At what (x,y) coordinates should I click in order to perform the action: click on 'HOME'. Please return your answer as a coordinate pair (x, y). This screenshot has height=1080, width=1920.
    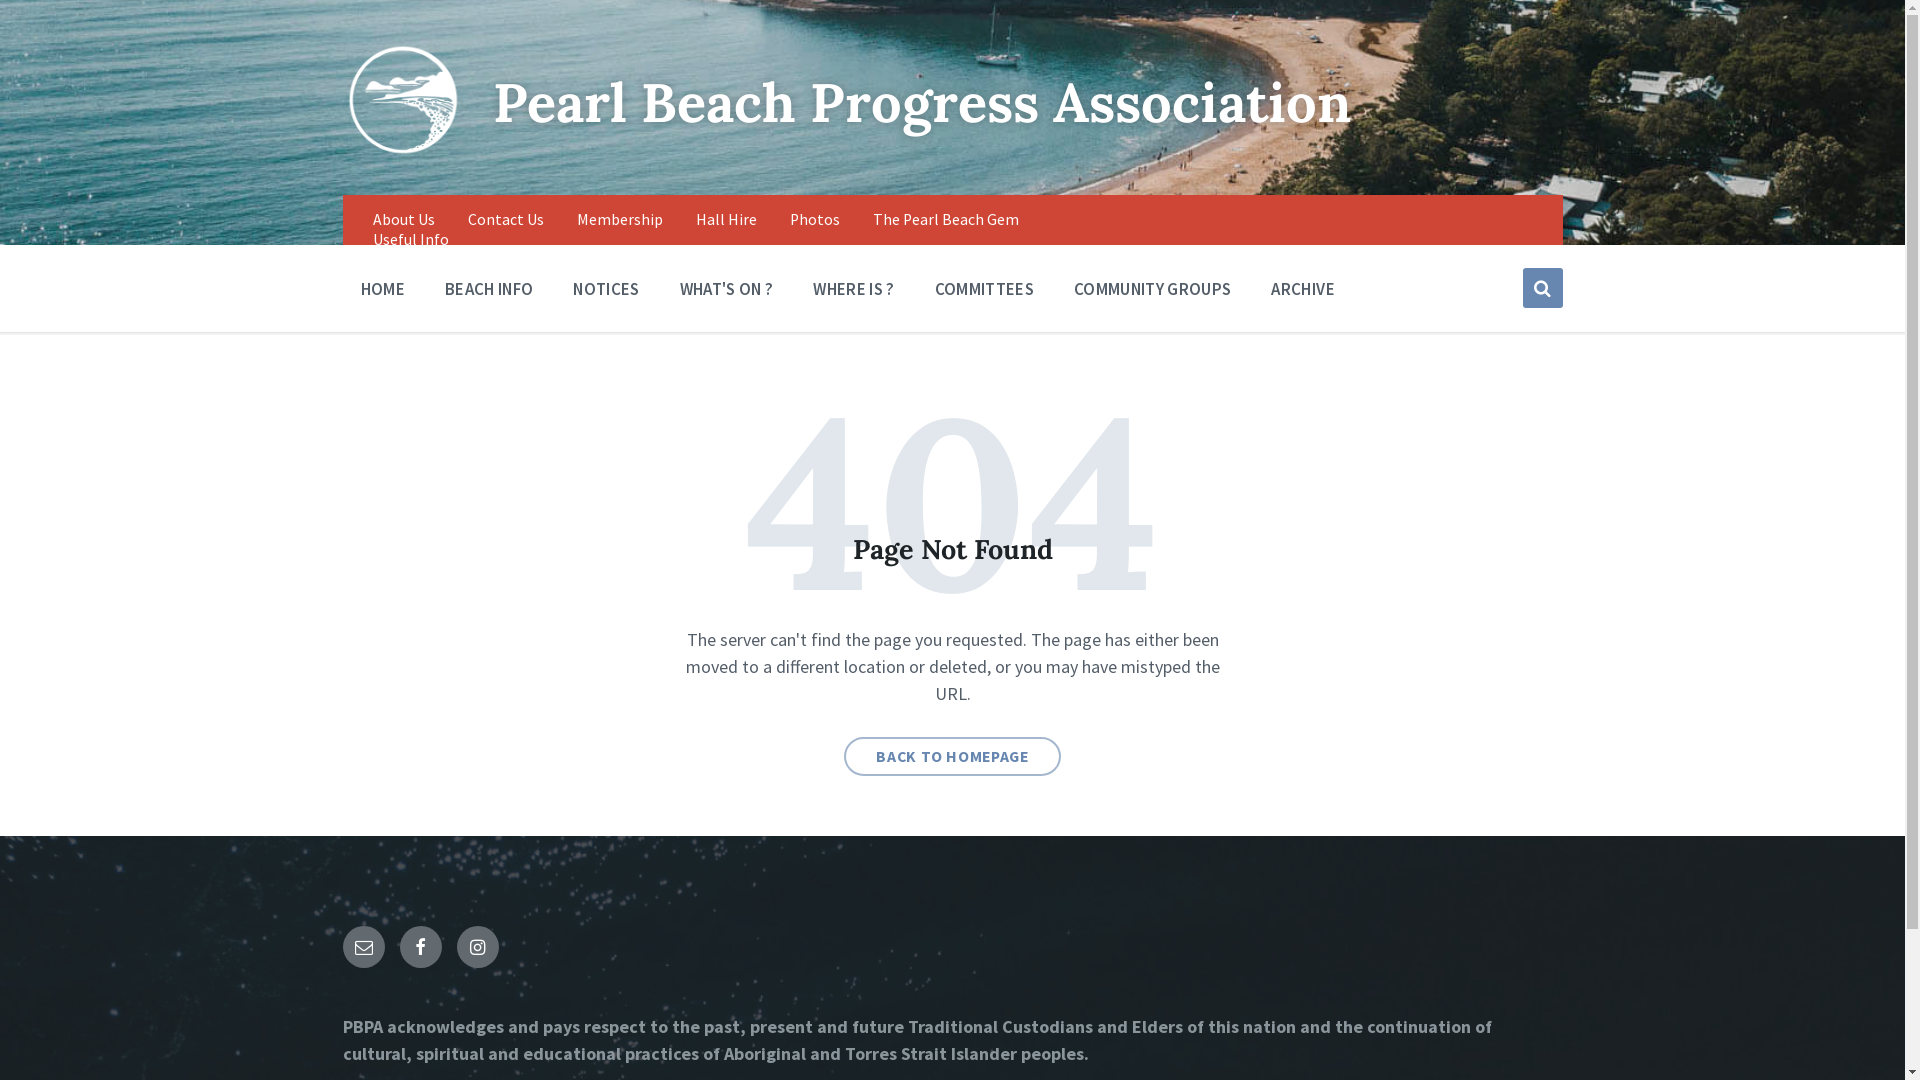
    Looking at the image, I should click on (344, 286).